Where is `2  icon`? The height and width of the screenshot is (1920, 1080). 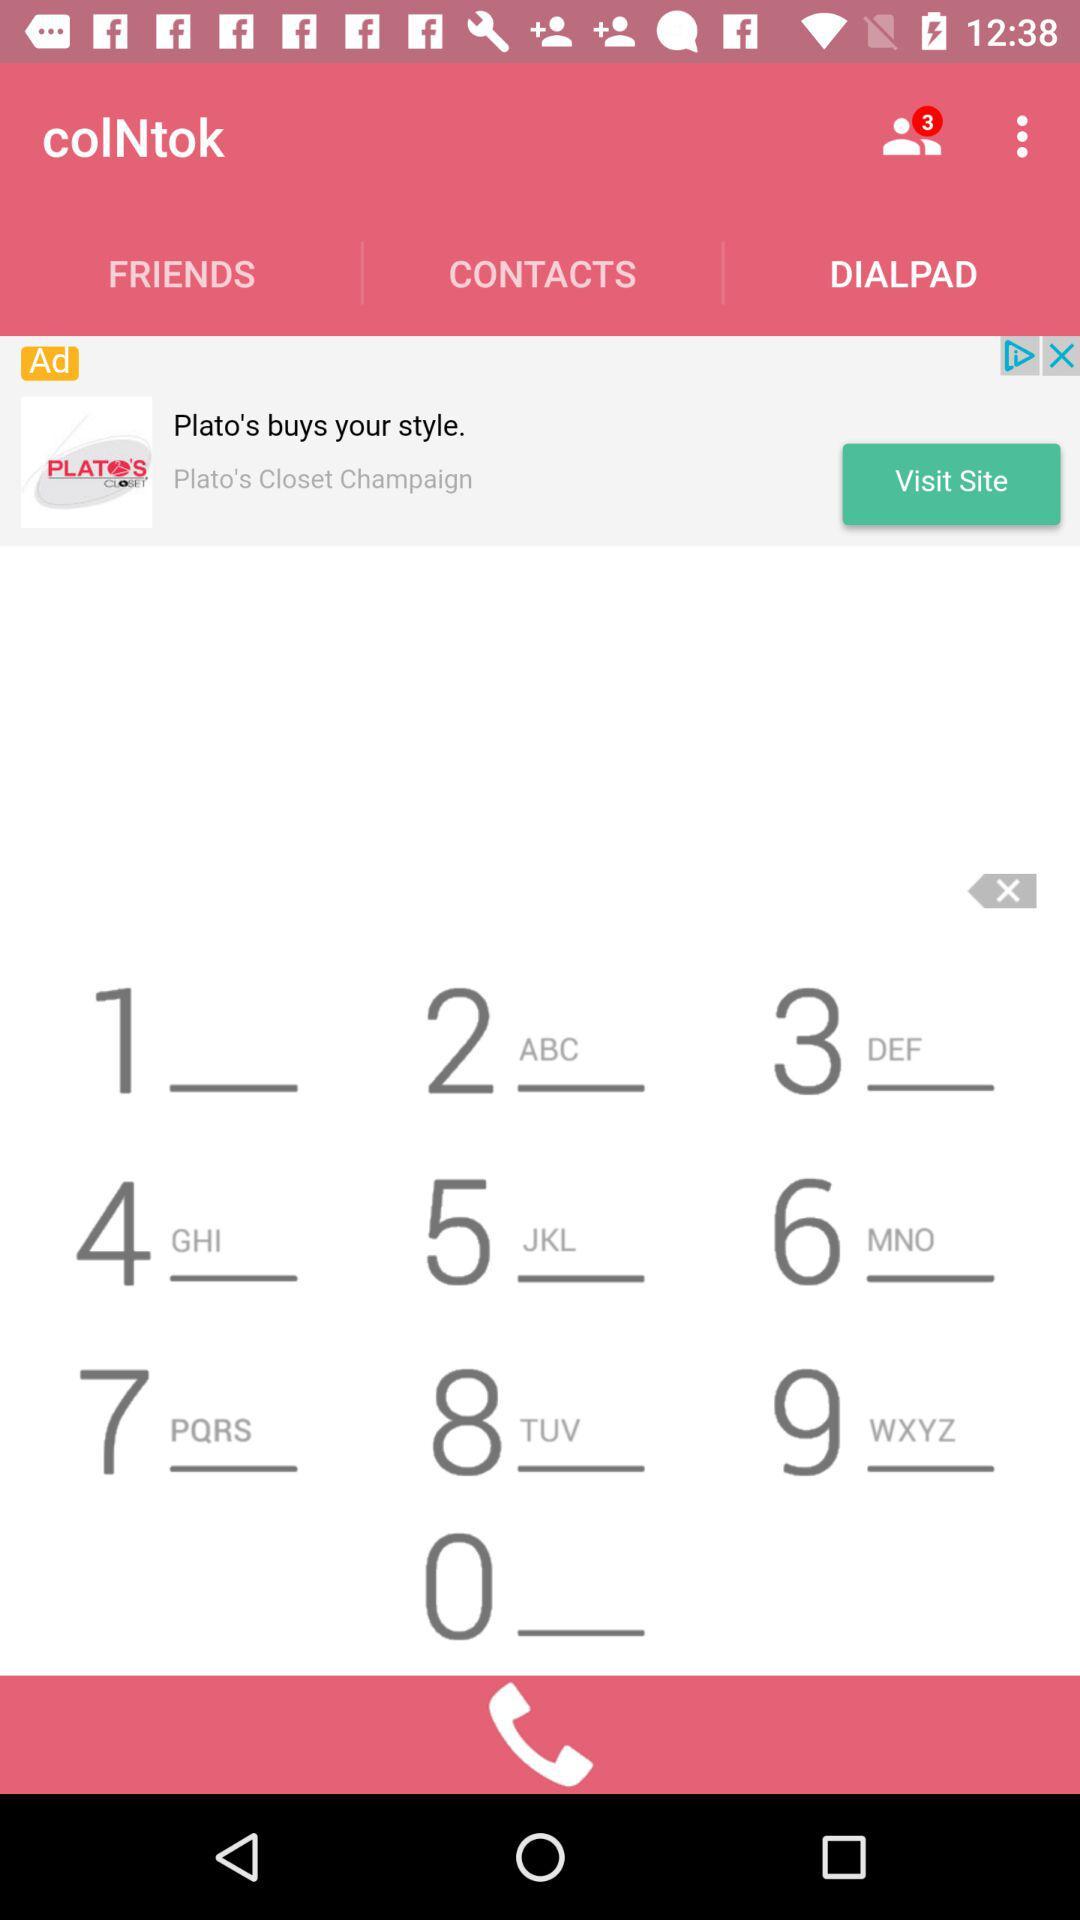
2  icon is located at coordinates (540, 1032).